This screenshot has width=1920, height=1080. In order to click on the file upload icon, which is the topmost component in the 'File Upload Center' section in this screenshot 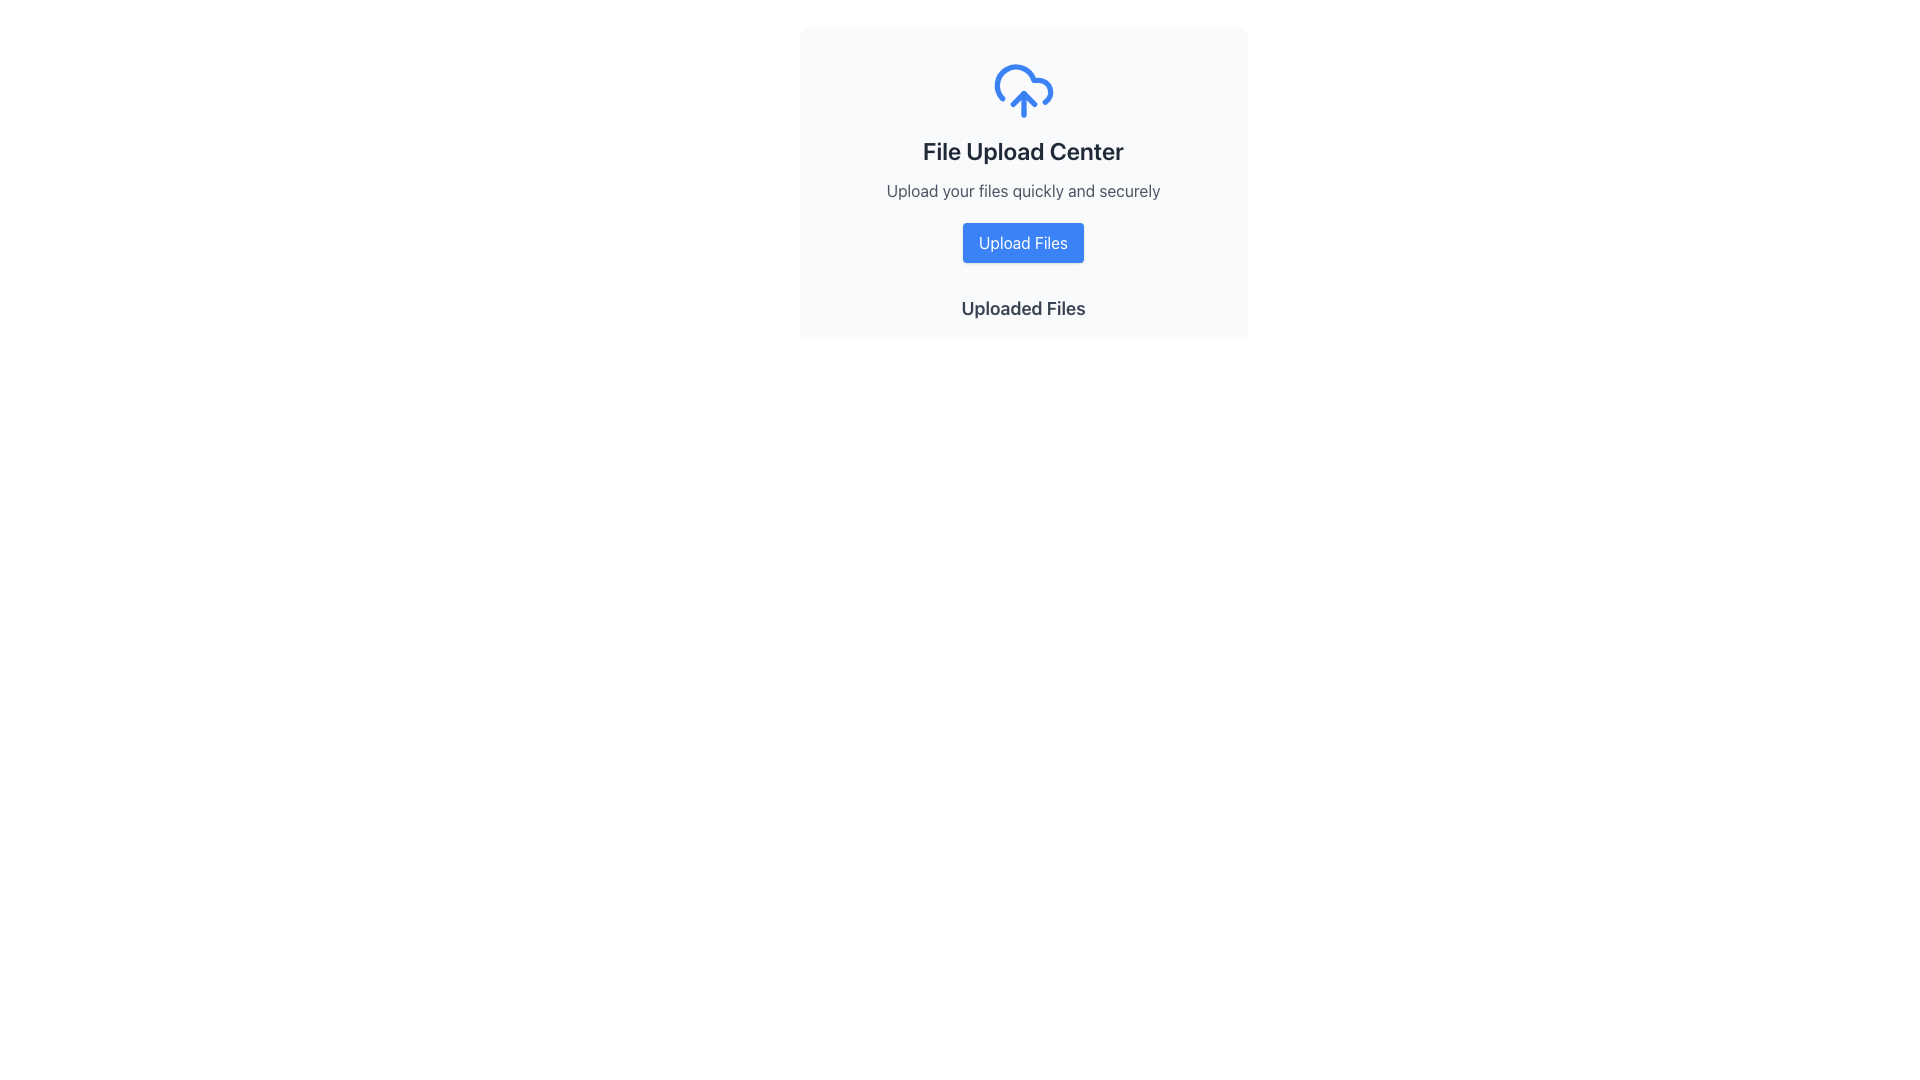, I will do `click(1023, 91)`.